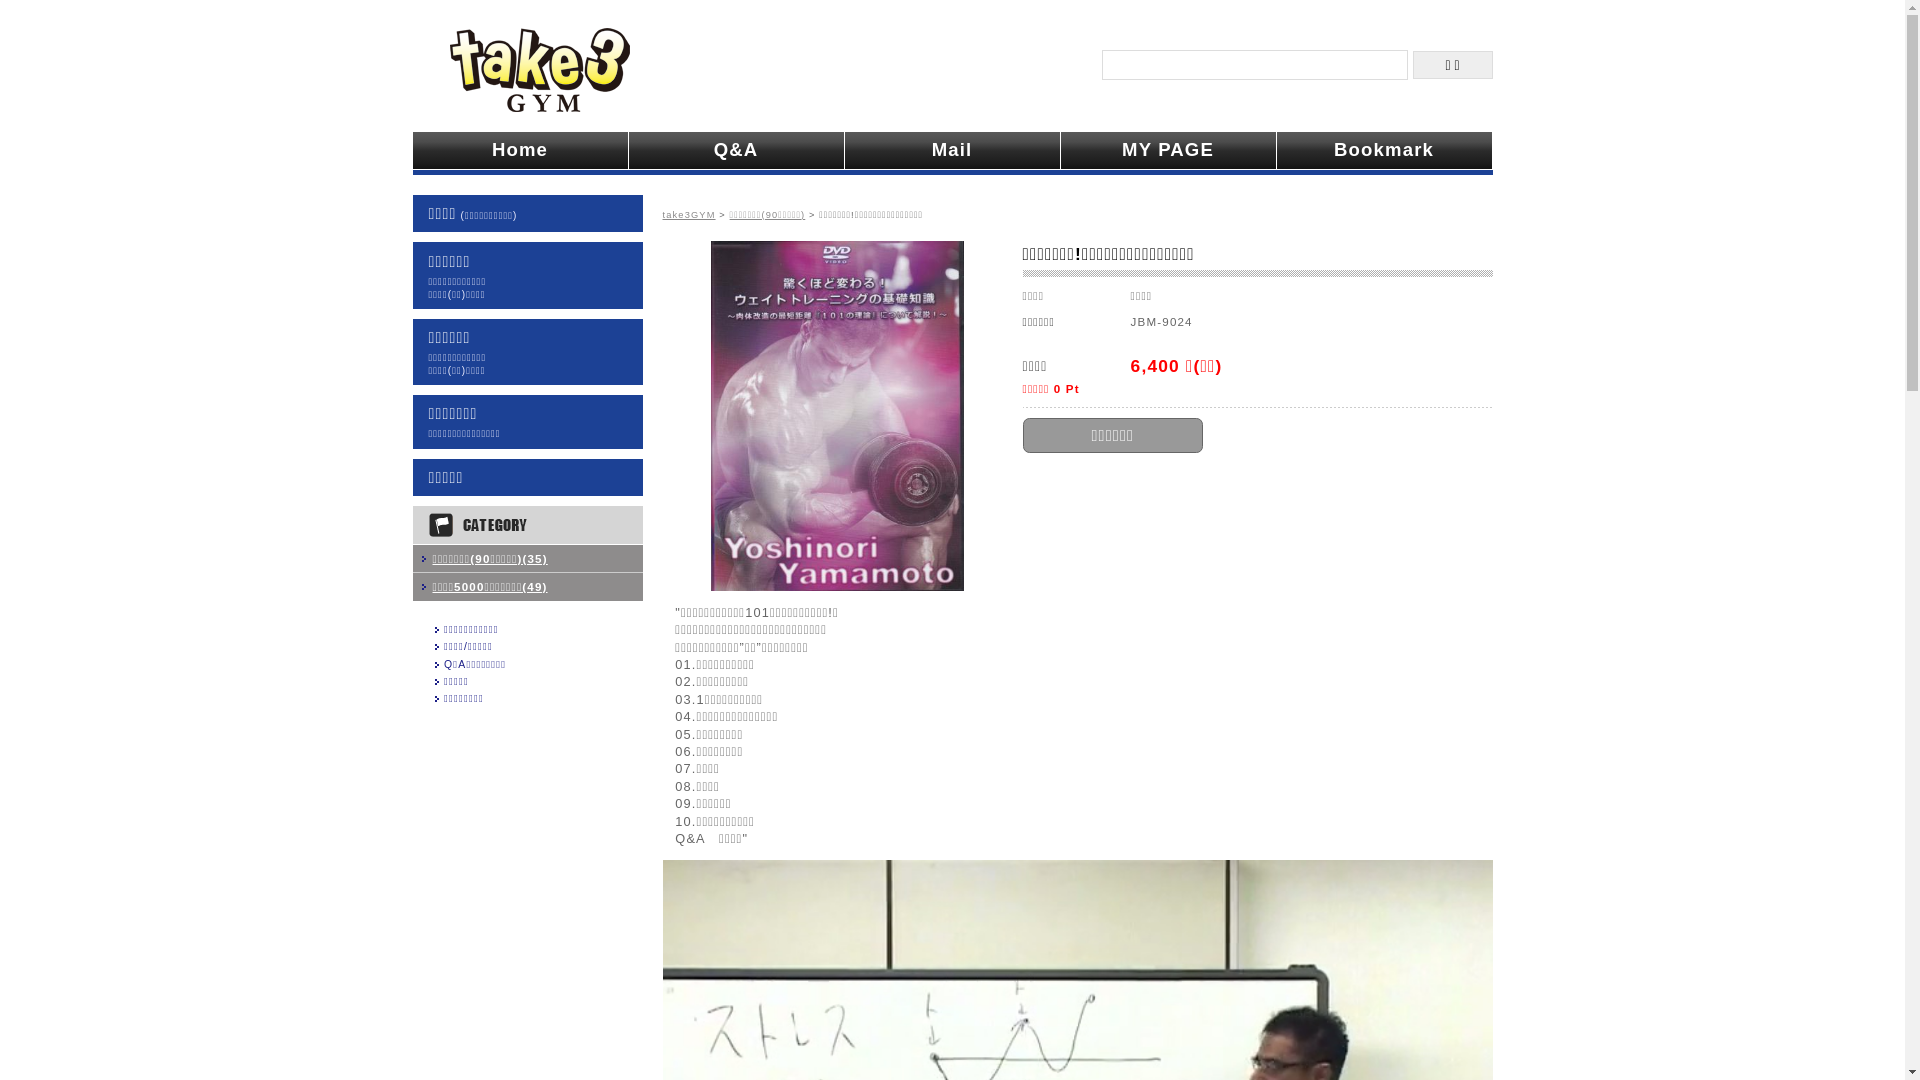  I want to click on 'Mail', so click(950, 149).